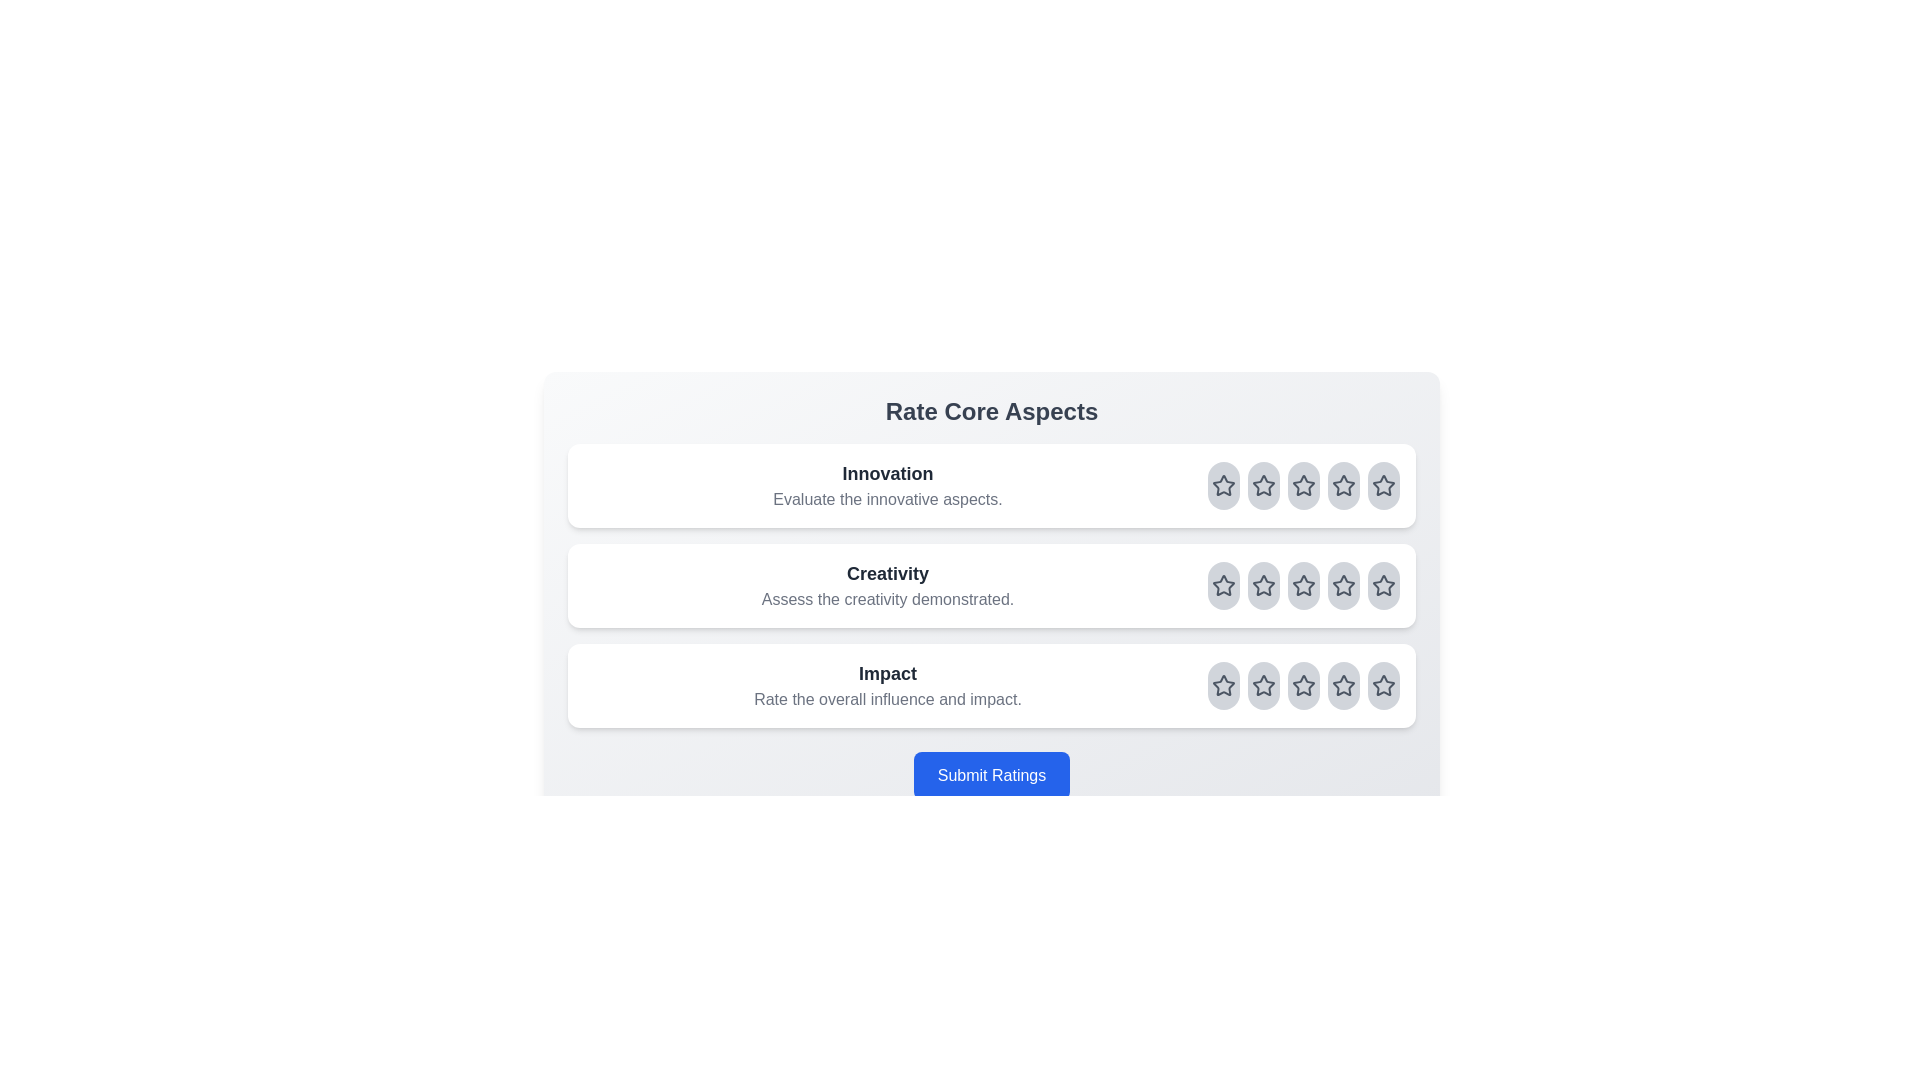 This screenshot has width=1920, height=1080. I want to click on 'Submit Ratings' button to submit the selected ratings, so click(992, 774).